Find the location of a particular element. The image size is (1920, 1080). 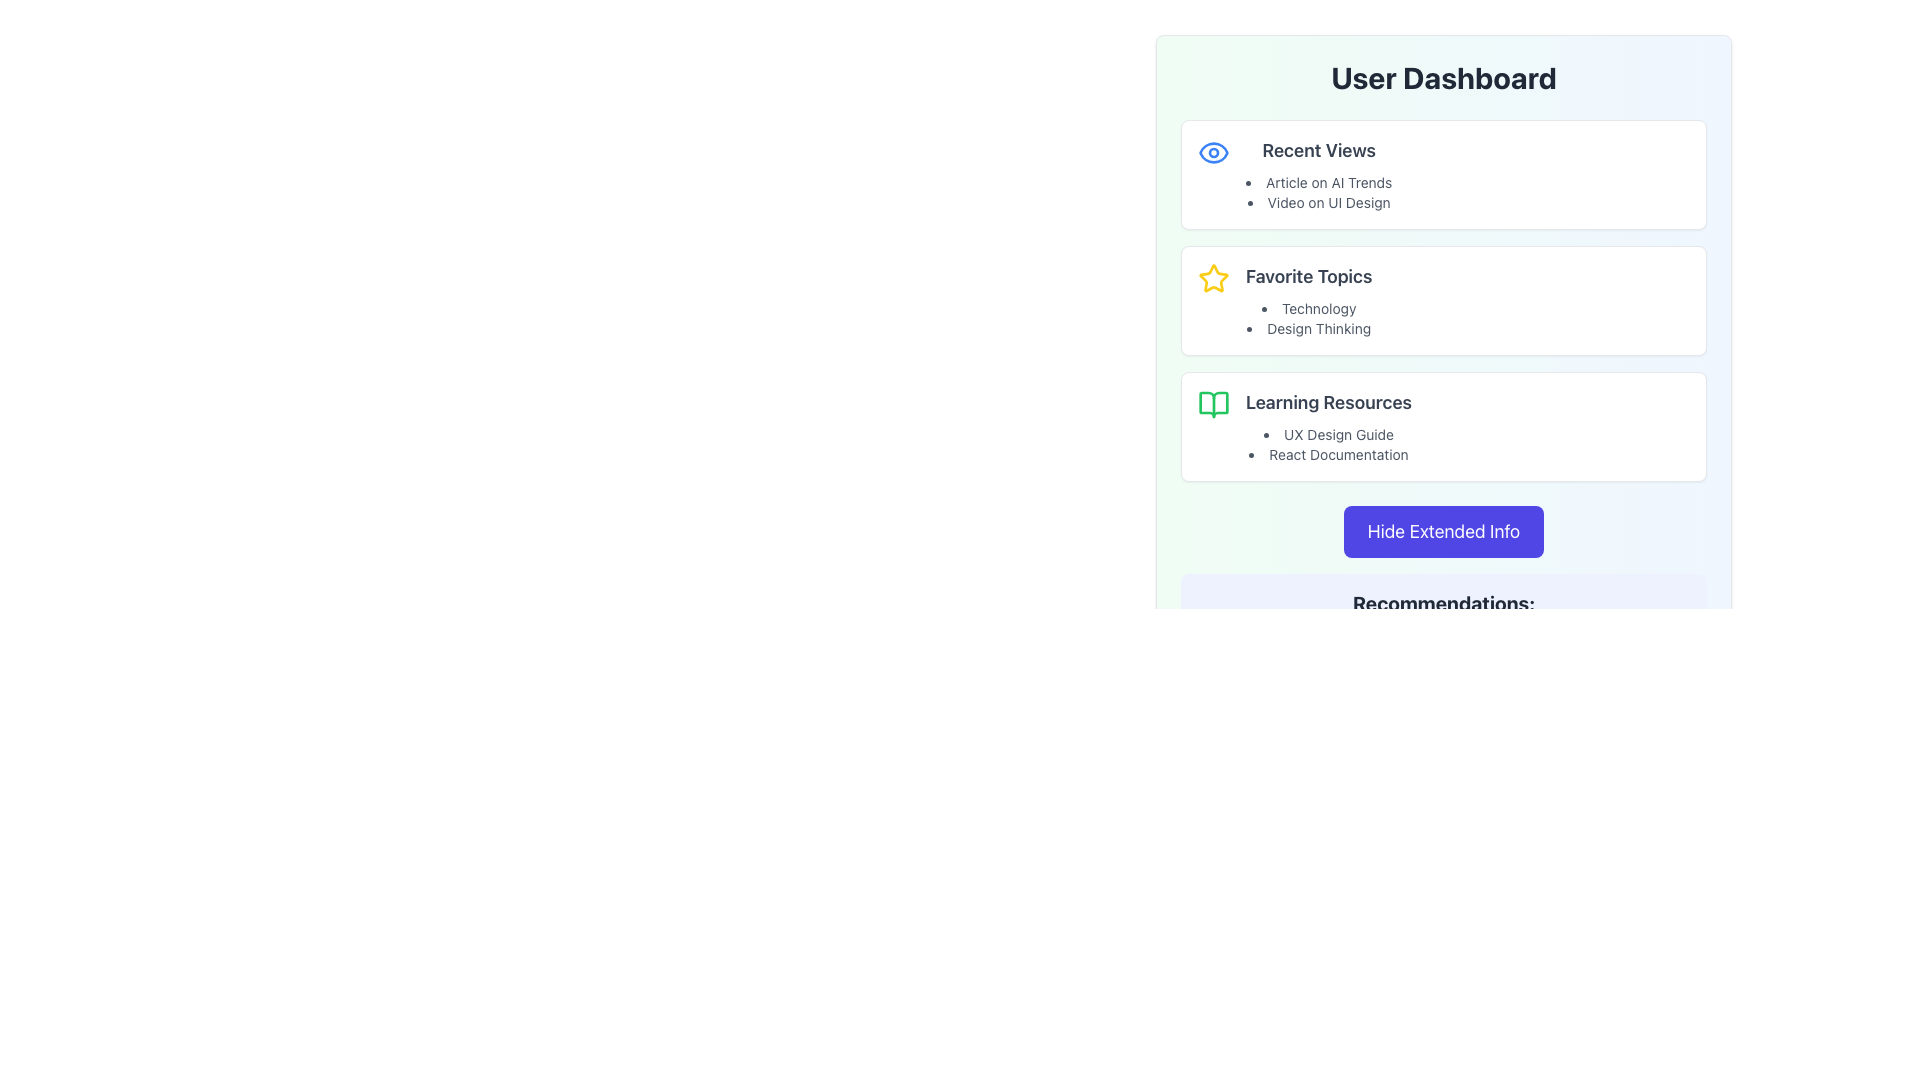

the Text Label displaying a recent view in the 'Recent Views' section of the User Dashboard is located at coordinates (1319, 182).